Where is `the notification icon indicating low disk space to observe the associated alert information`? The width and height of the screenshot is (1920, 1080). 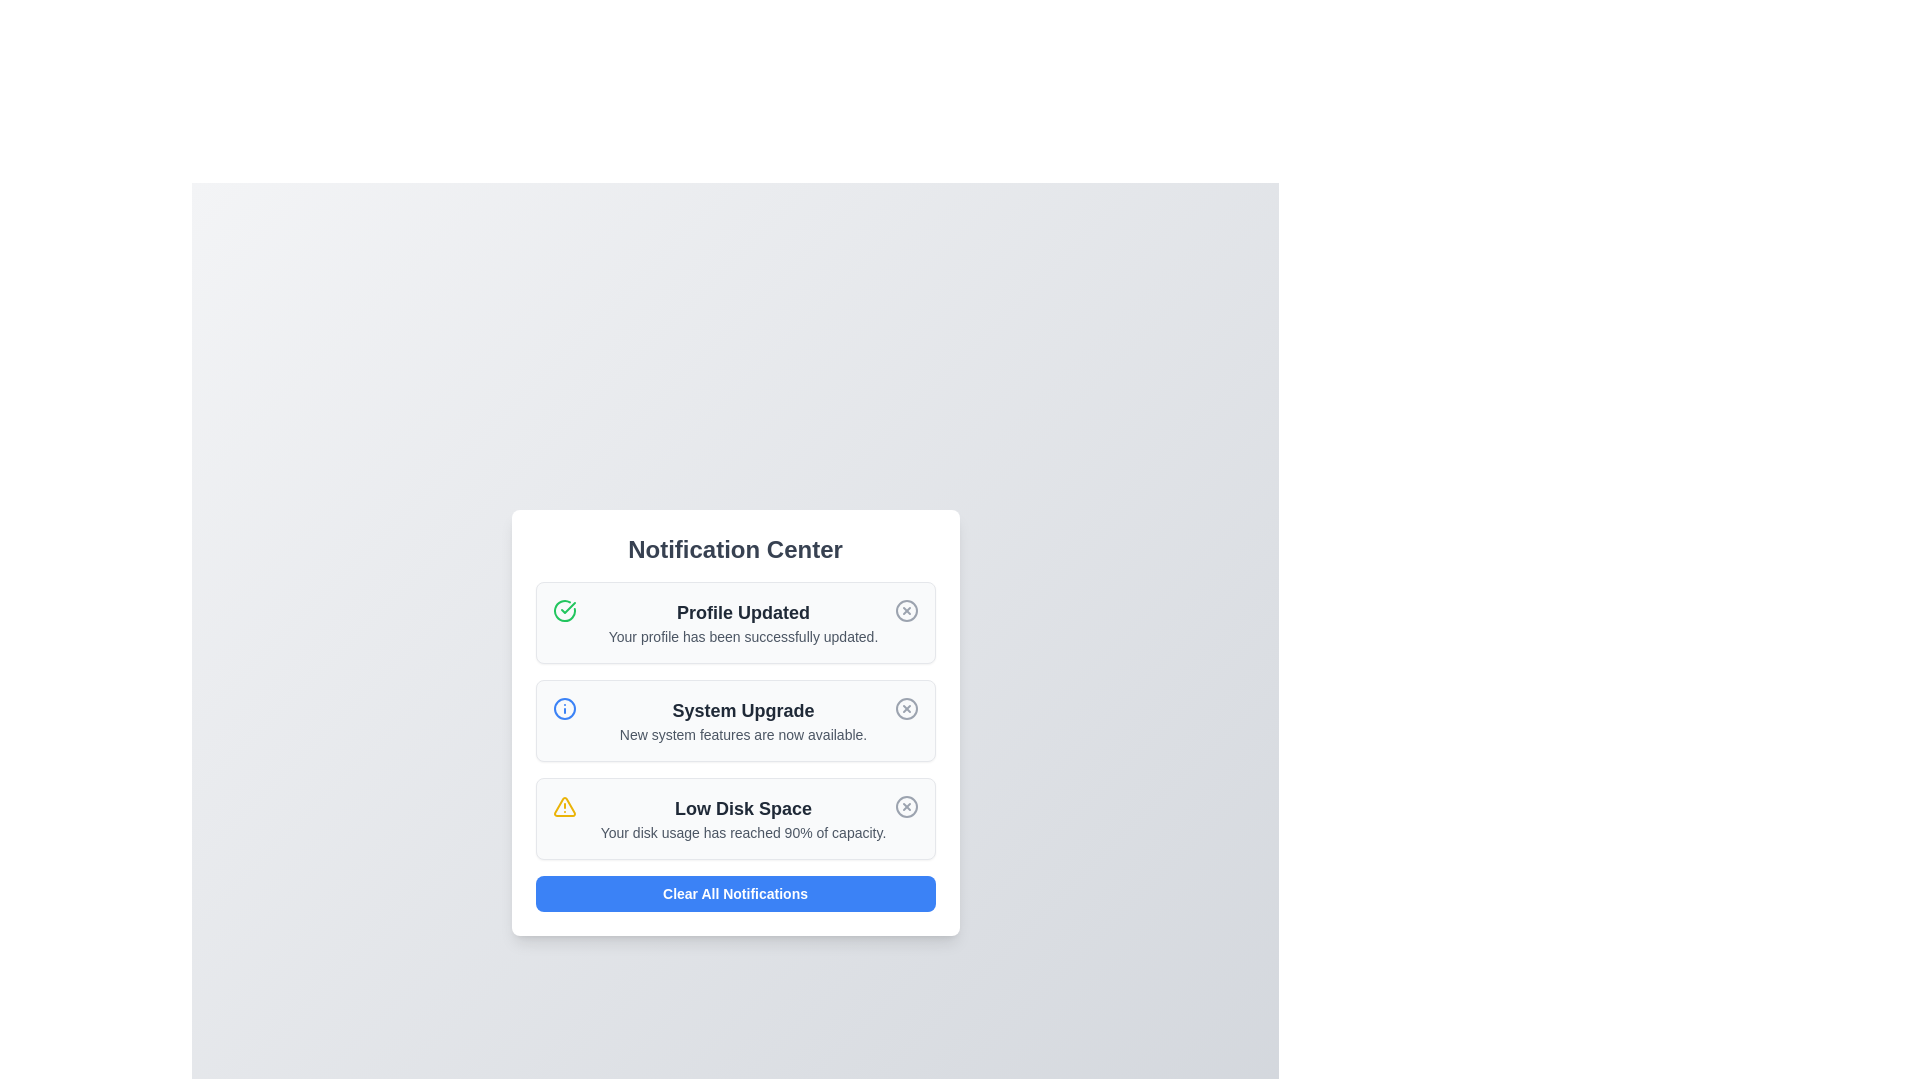
the notification icon indicating low disk space to observe the associated alert information is located at coordinates (563, 805).